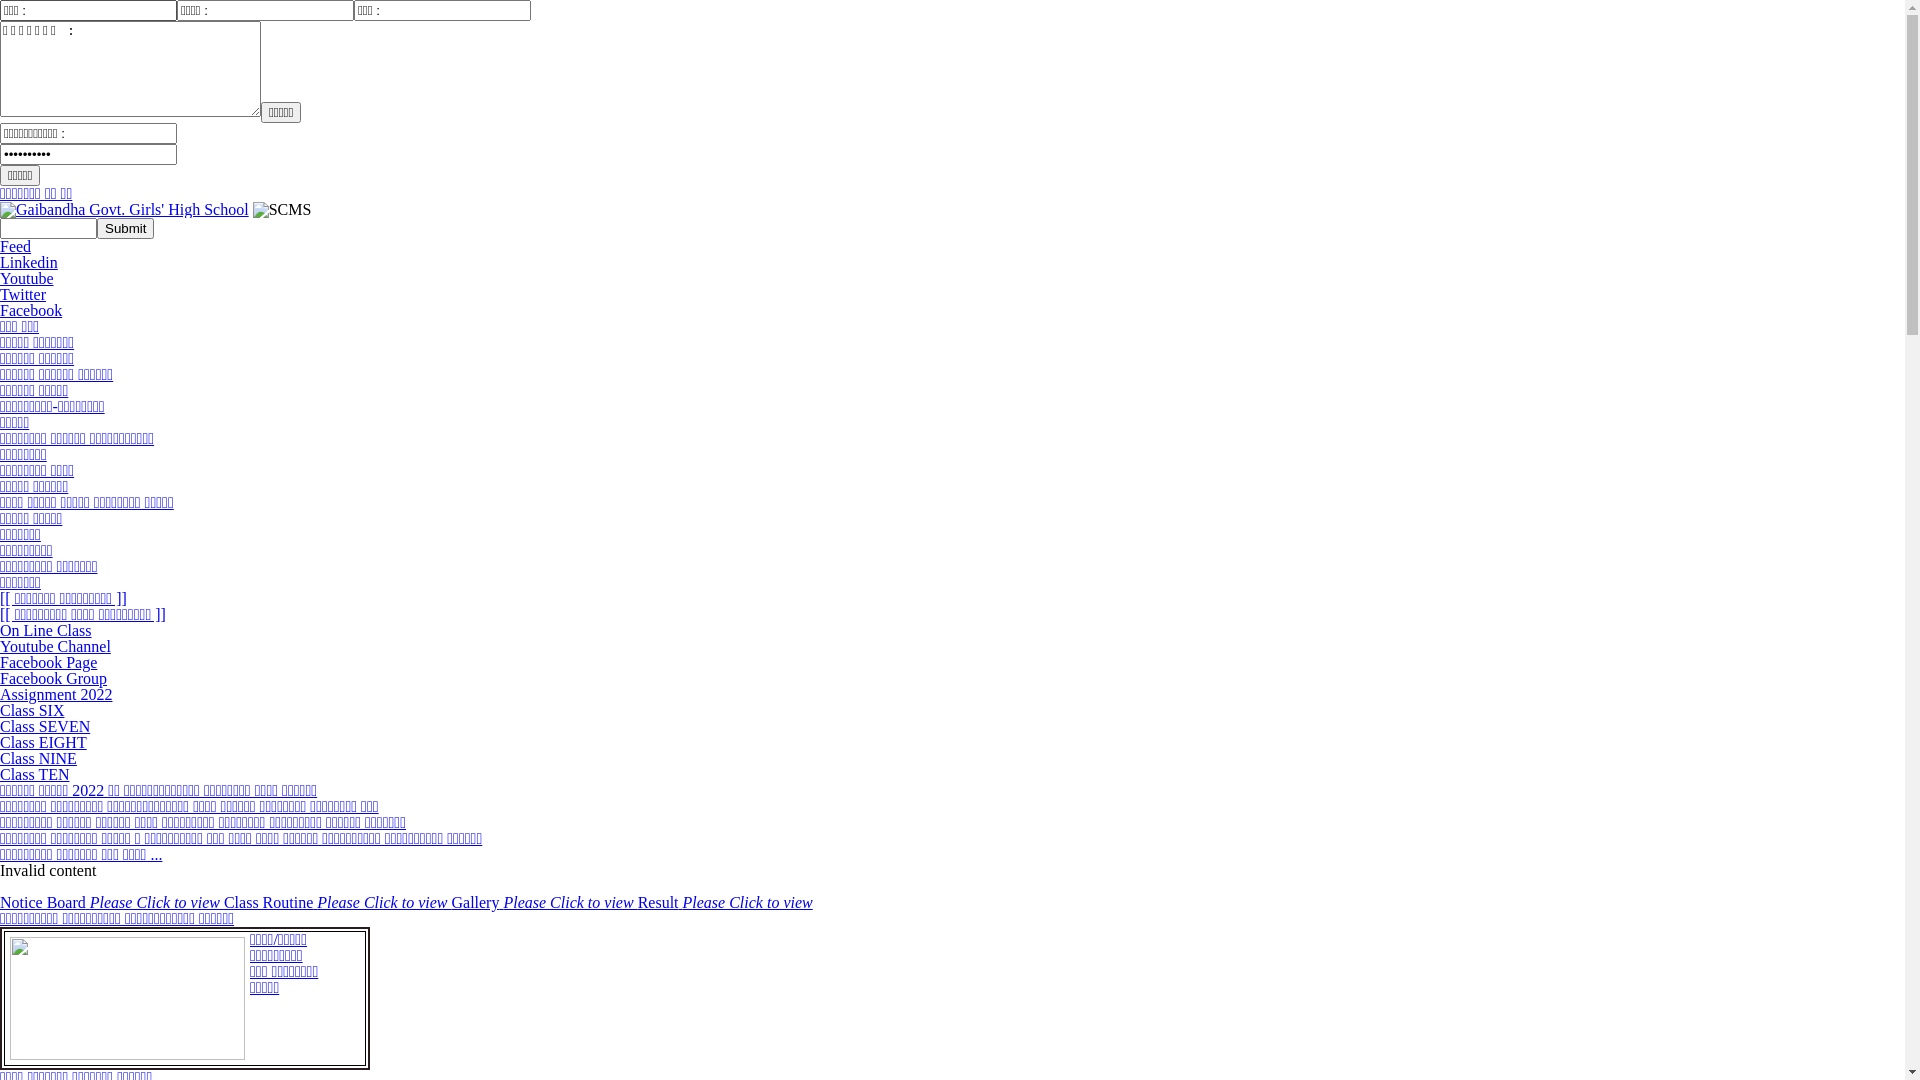  What do you see at coordinates (543, 902) in the screenshot?
I see `'Gallery Please Click to view'` at bounding box center [543, 902].